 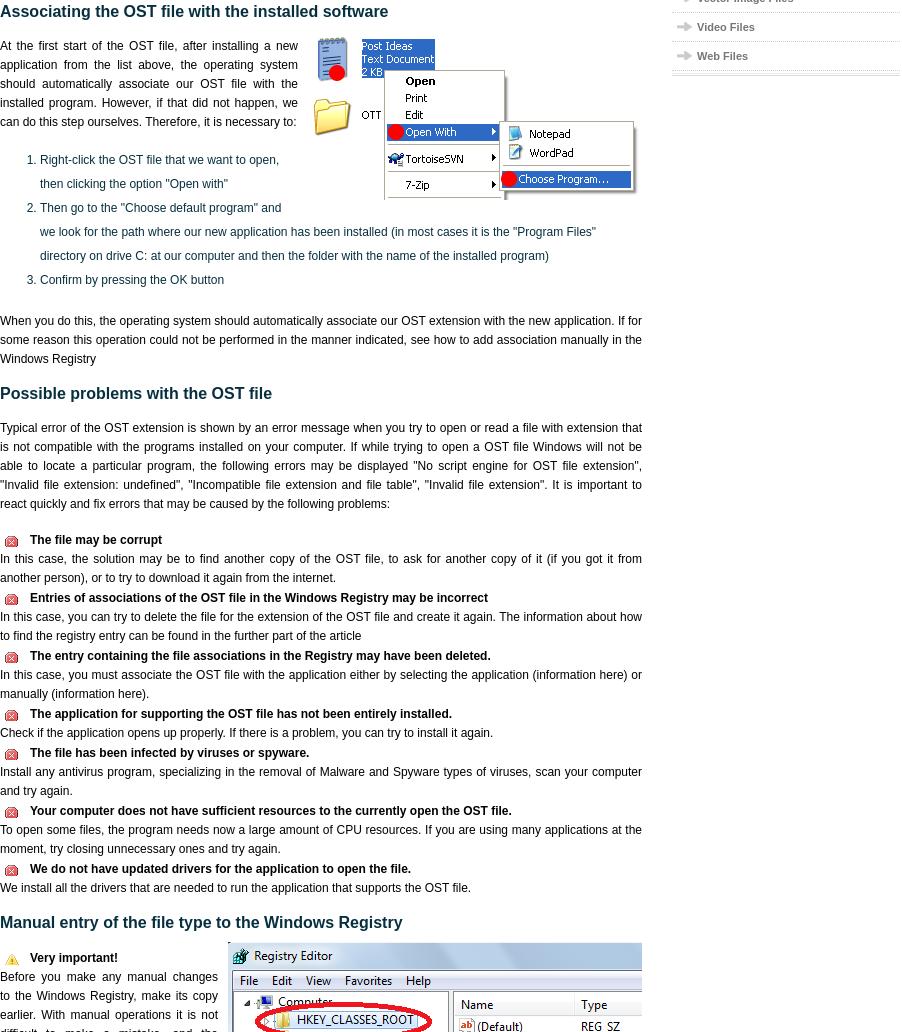 I want to click on 'To open some files, the program needs now a large amount of CPU resources. If you are using many applications at the moment, try closing unnecessary ones and try again.', so click(x=320, y=839).